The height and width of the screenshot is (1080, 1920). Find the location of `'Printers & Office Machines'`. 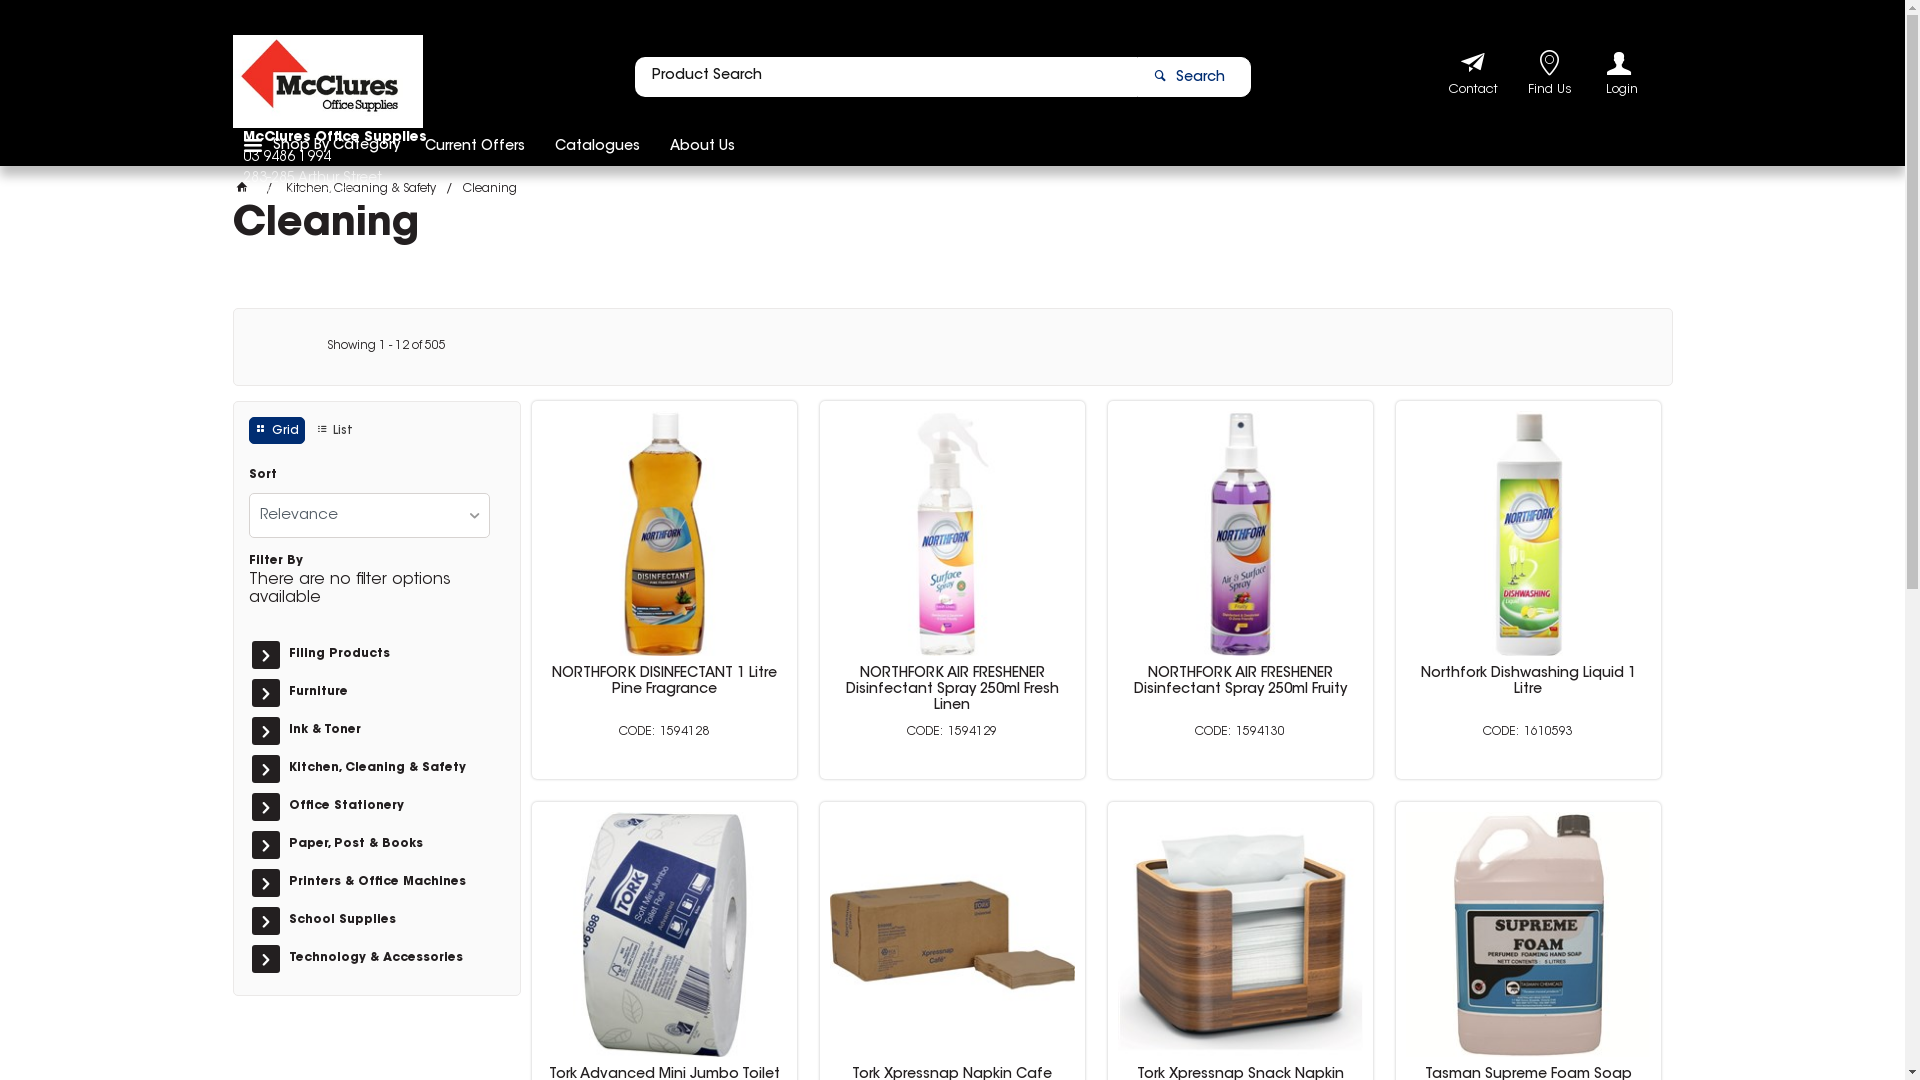

'Printers & Office Machines' is located at coordinates (387, 882).